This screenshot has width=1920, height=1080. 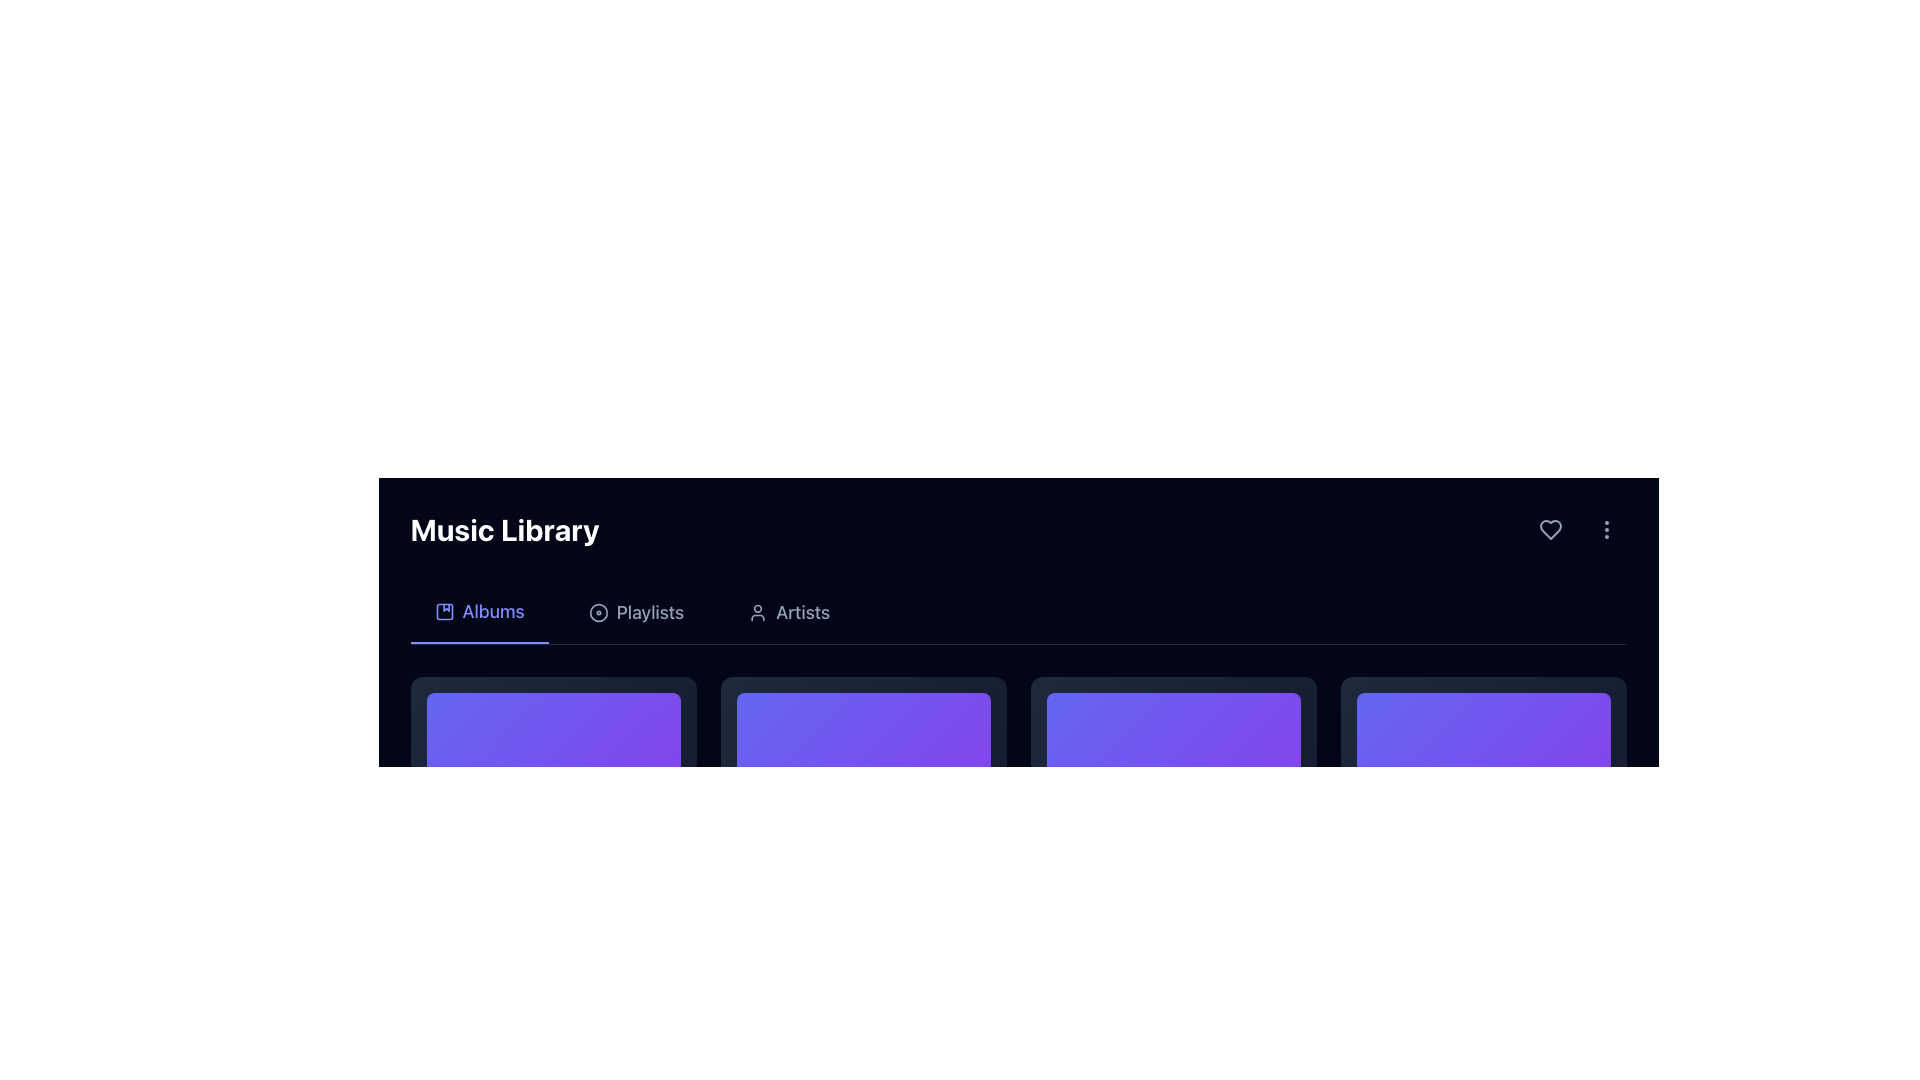 I want to click on the 'Playlists' navigation link, which is styled with slate-gray color transitioning to indigo on hover, located in the horizontal navigation bar, so click(x=635, y=612).